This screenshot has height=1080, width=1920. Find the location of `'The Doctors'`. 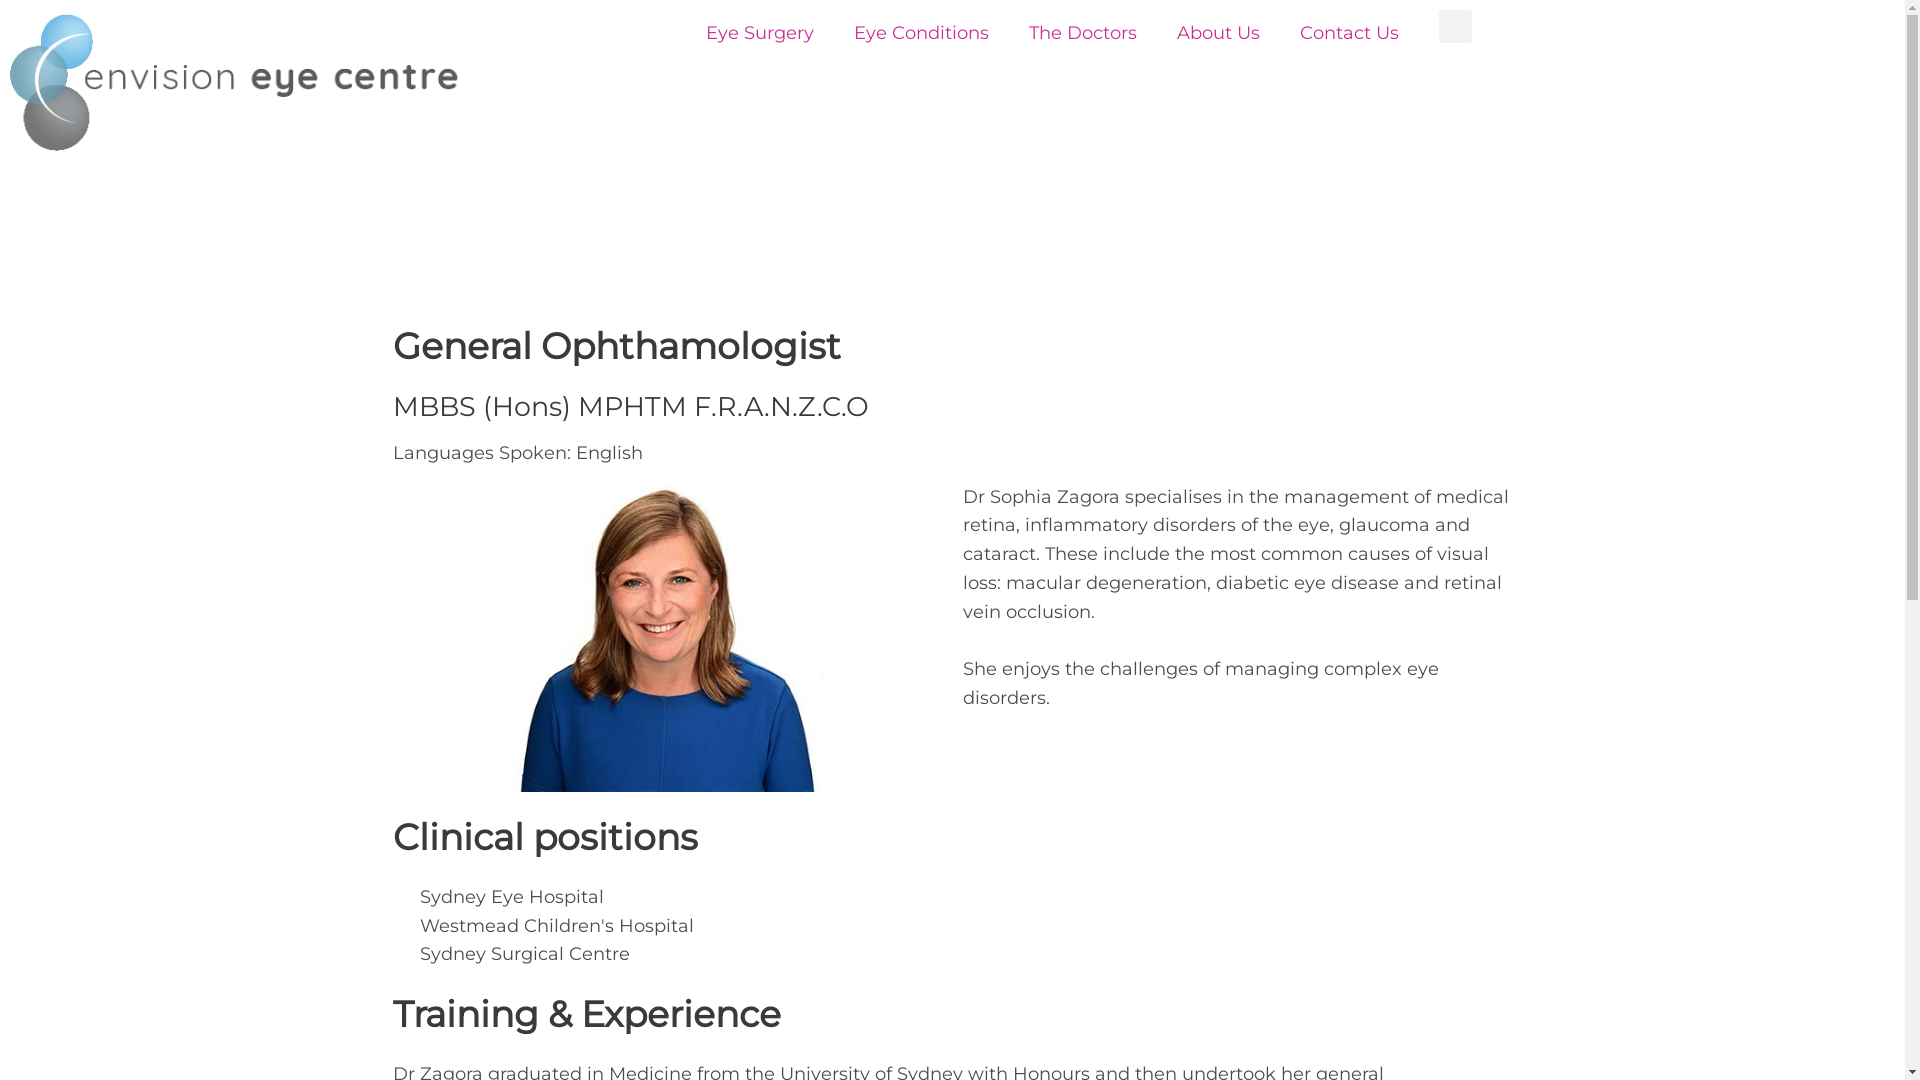

'The Doctors' is located at coordinates (1082, 33).